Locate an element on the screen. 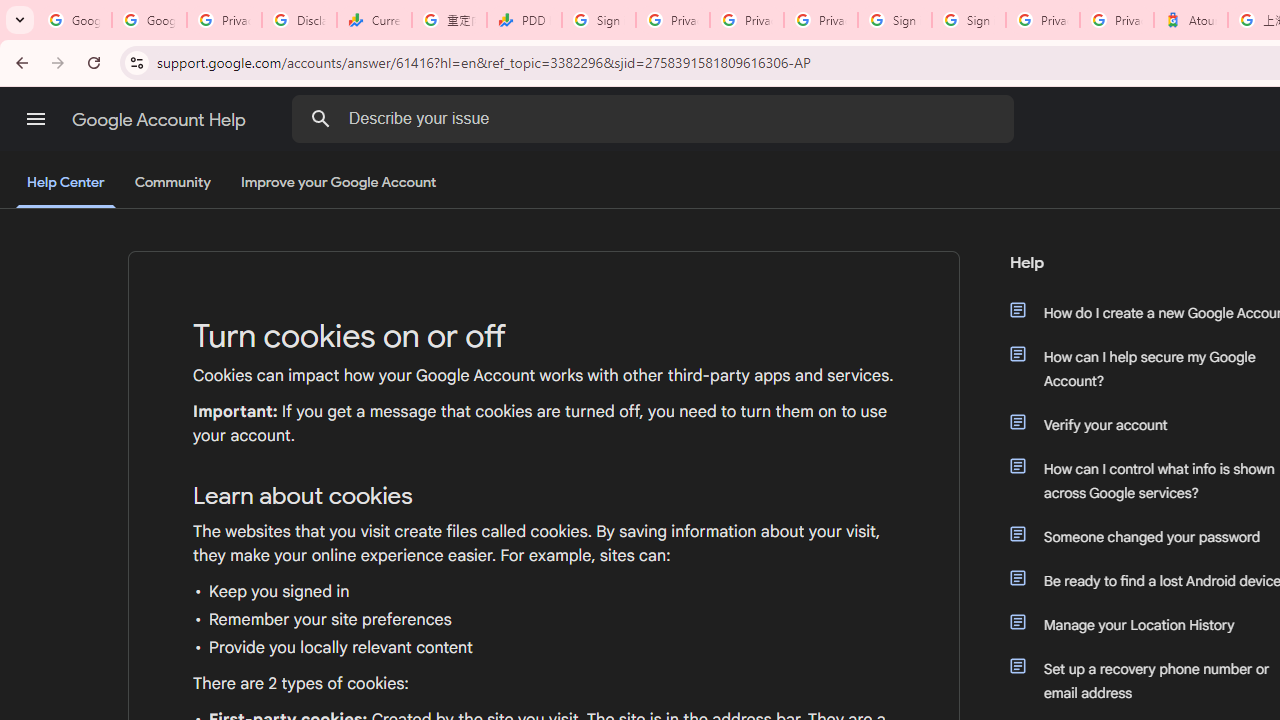 Image resolution: width=1280 pixels, height=720 pixels. 'Sign in - Google Accounts' is located at coordinates (893, 20).